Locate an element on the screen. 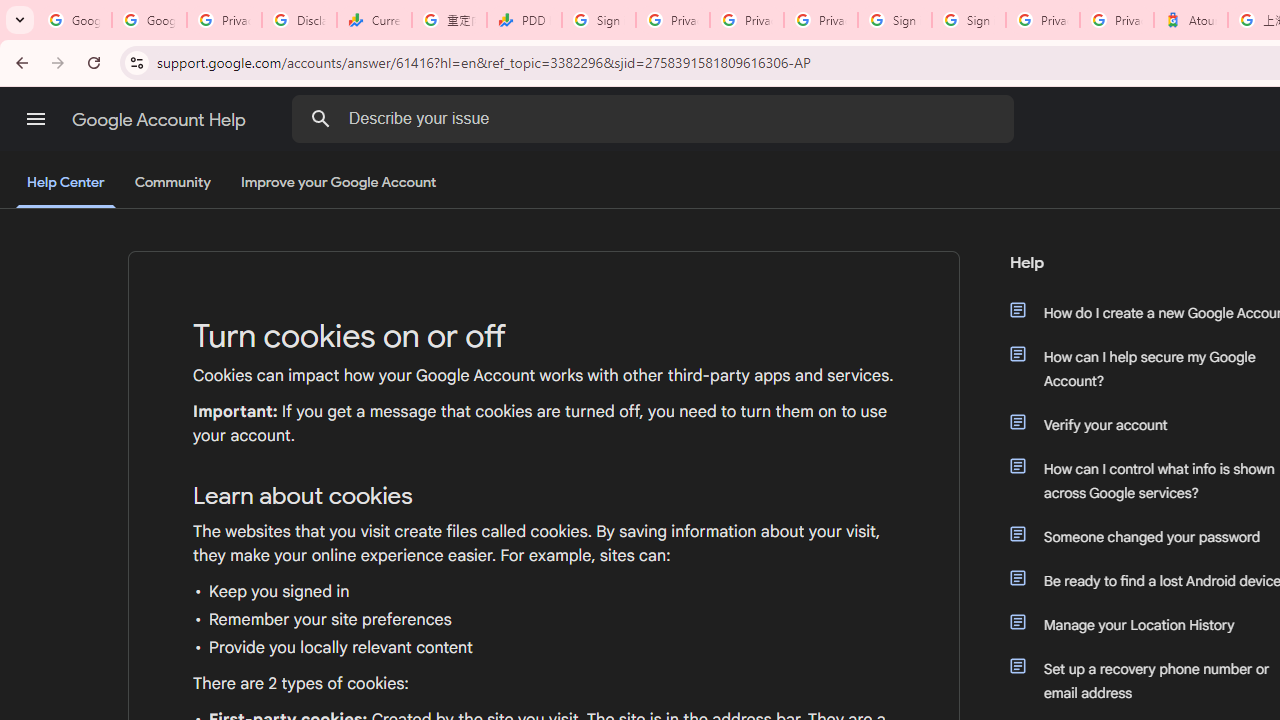 Image resolution: width=1280 pixels, height=720 pixels. 'Sign in - Google Accounts' is located at coordinates (893, 20).